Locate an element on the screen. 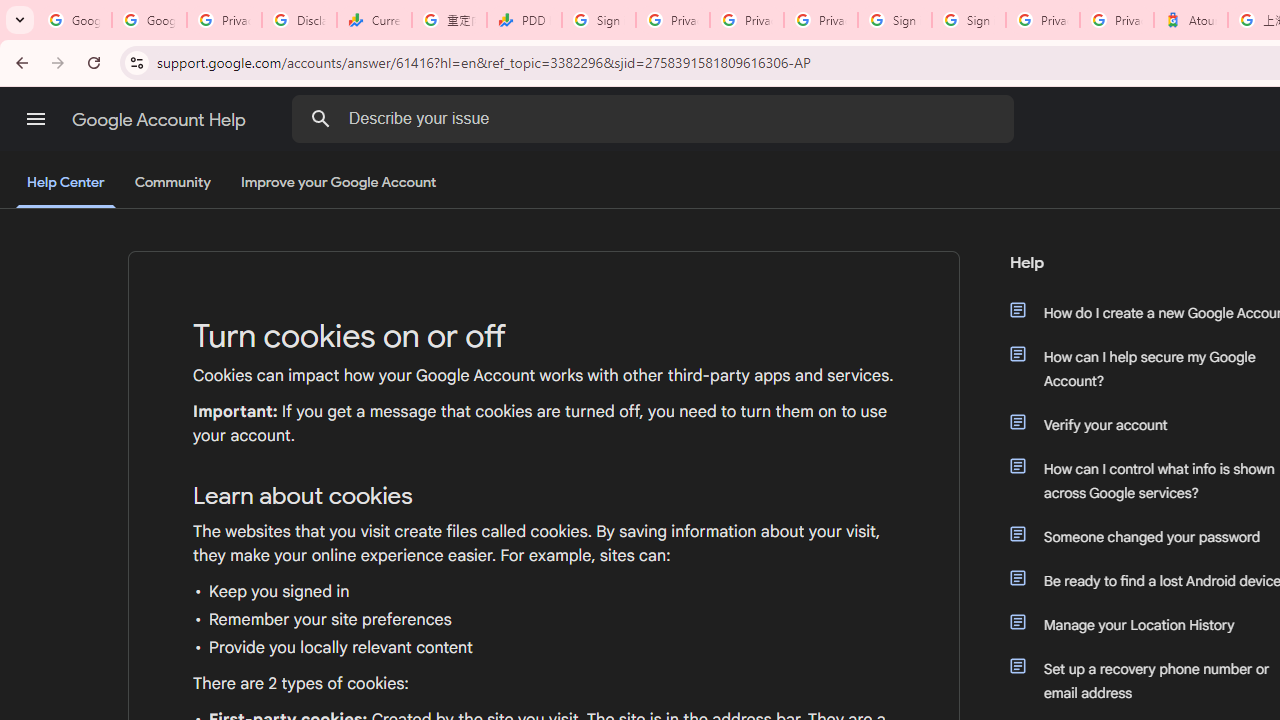 Image resolution: width=1280 pixels, height=720 pixels. 'Sign in - Google Accounts' is located at coordinates (893, 20).